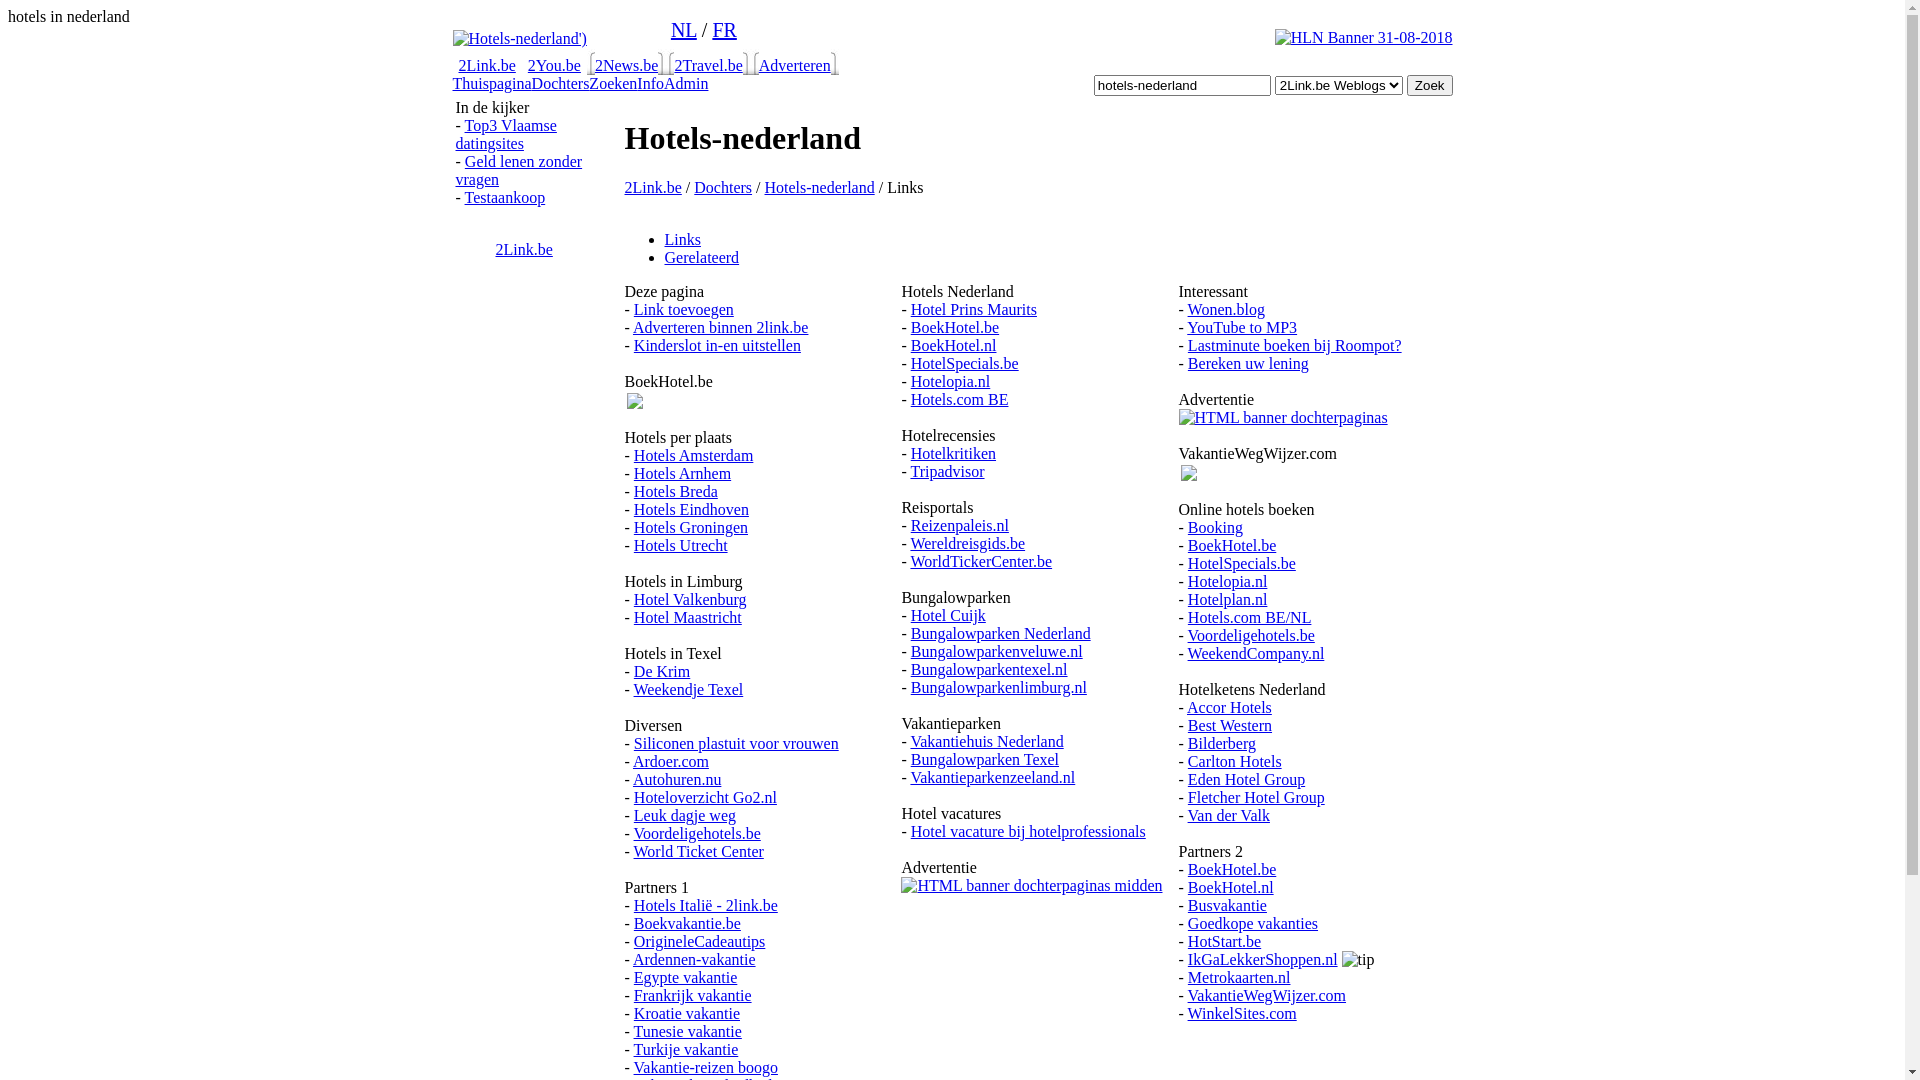  Describe the element at coordinates (720, 326) in the screenshot. I see `'Adverteren binnen 2link.be'` at that location.